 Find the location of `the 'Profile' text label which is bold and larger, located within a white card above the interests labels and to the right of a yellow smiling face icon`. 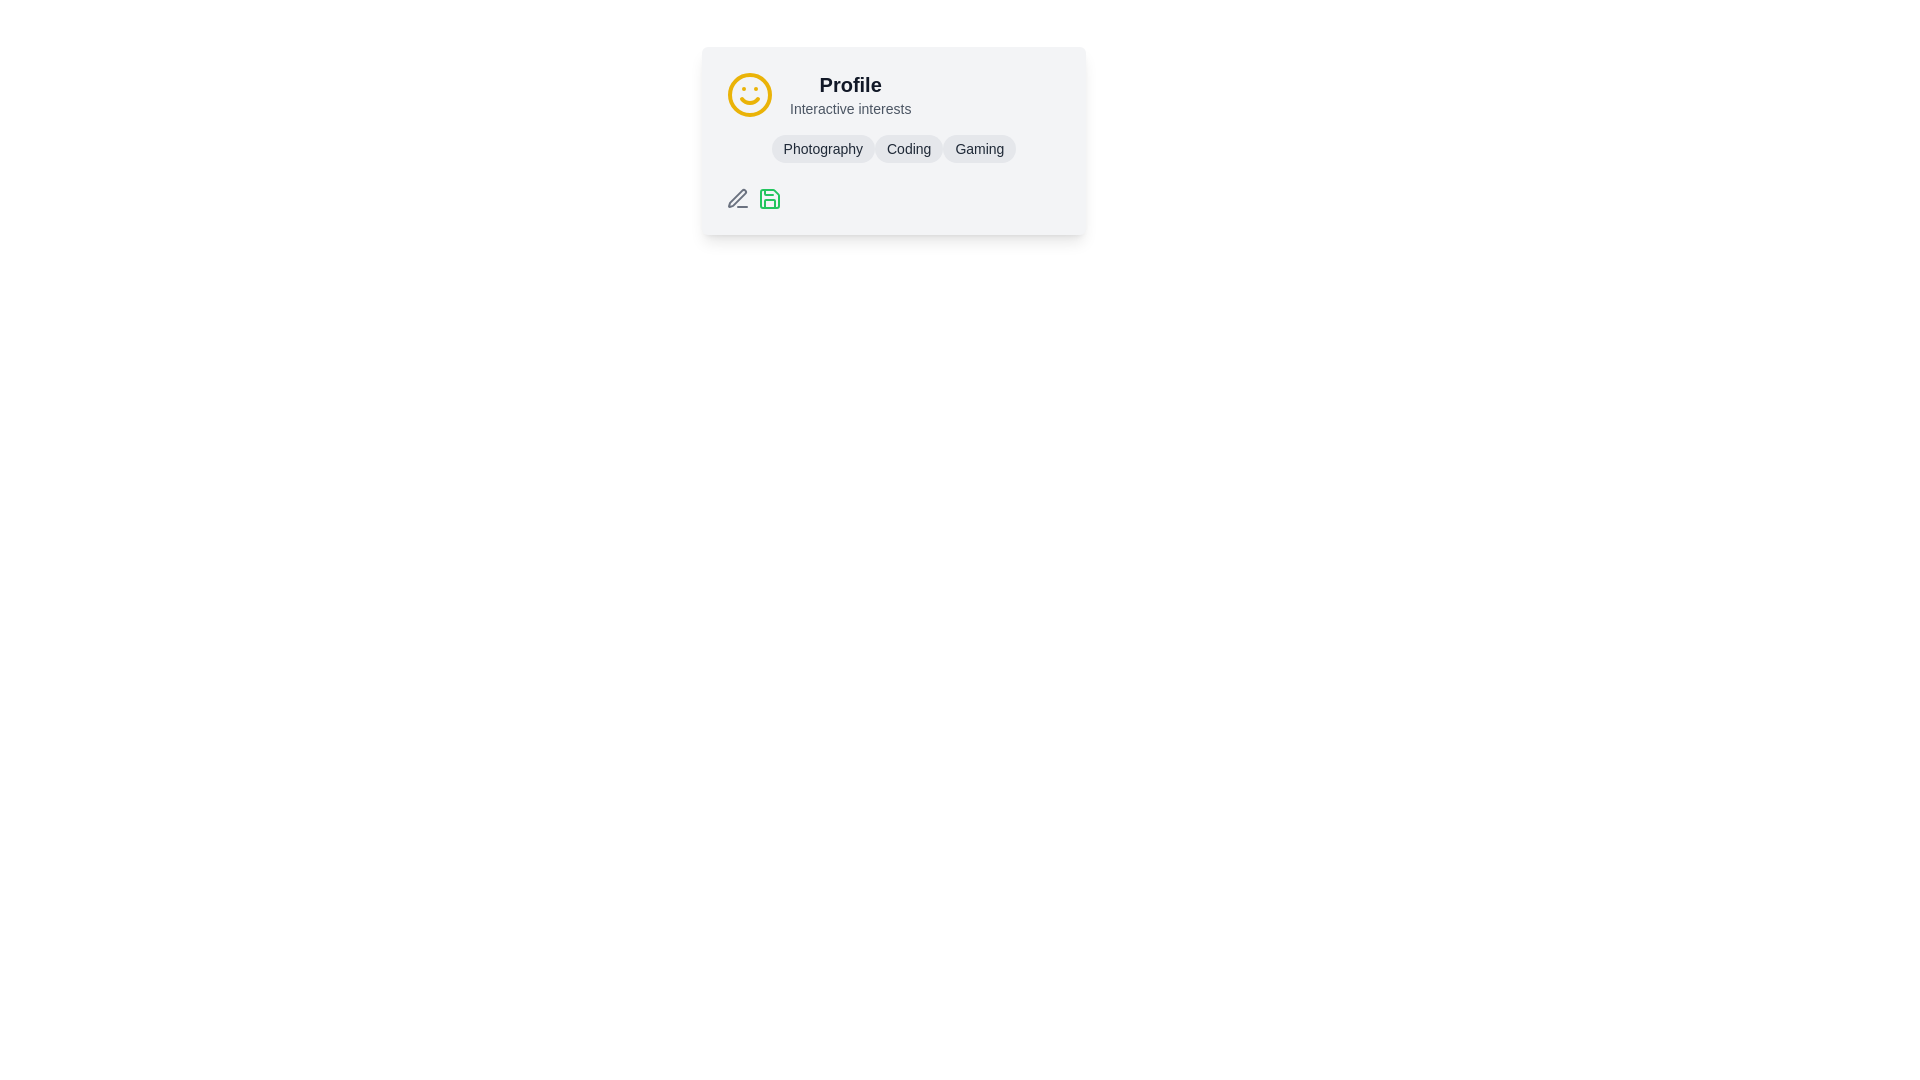

the 'Profile' text label which is bold and larger, located within a white card above the interests labels and to the right of a yellow smiling face icon is located at coordinates (850, 95).